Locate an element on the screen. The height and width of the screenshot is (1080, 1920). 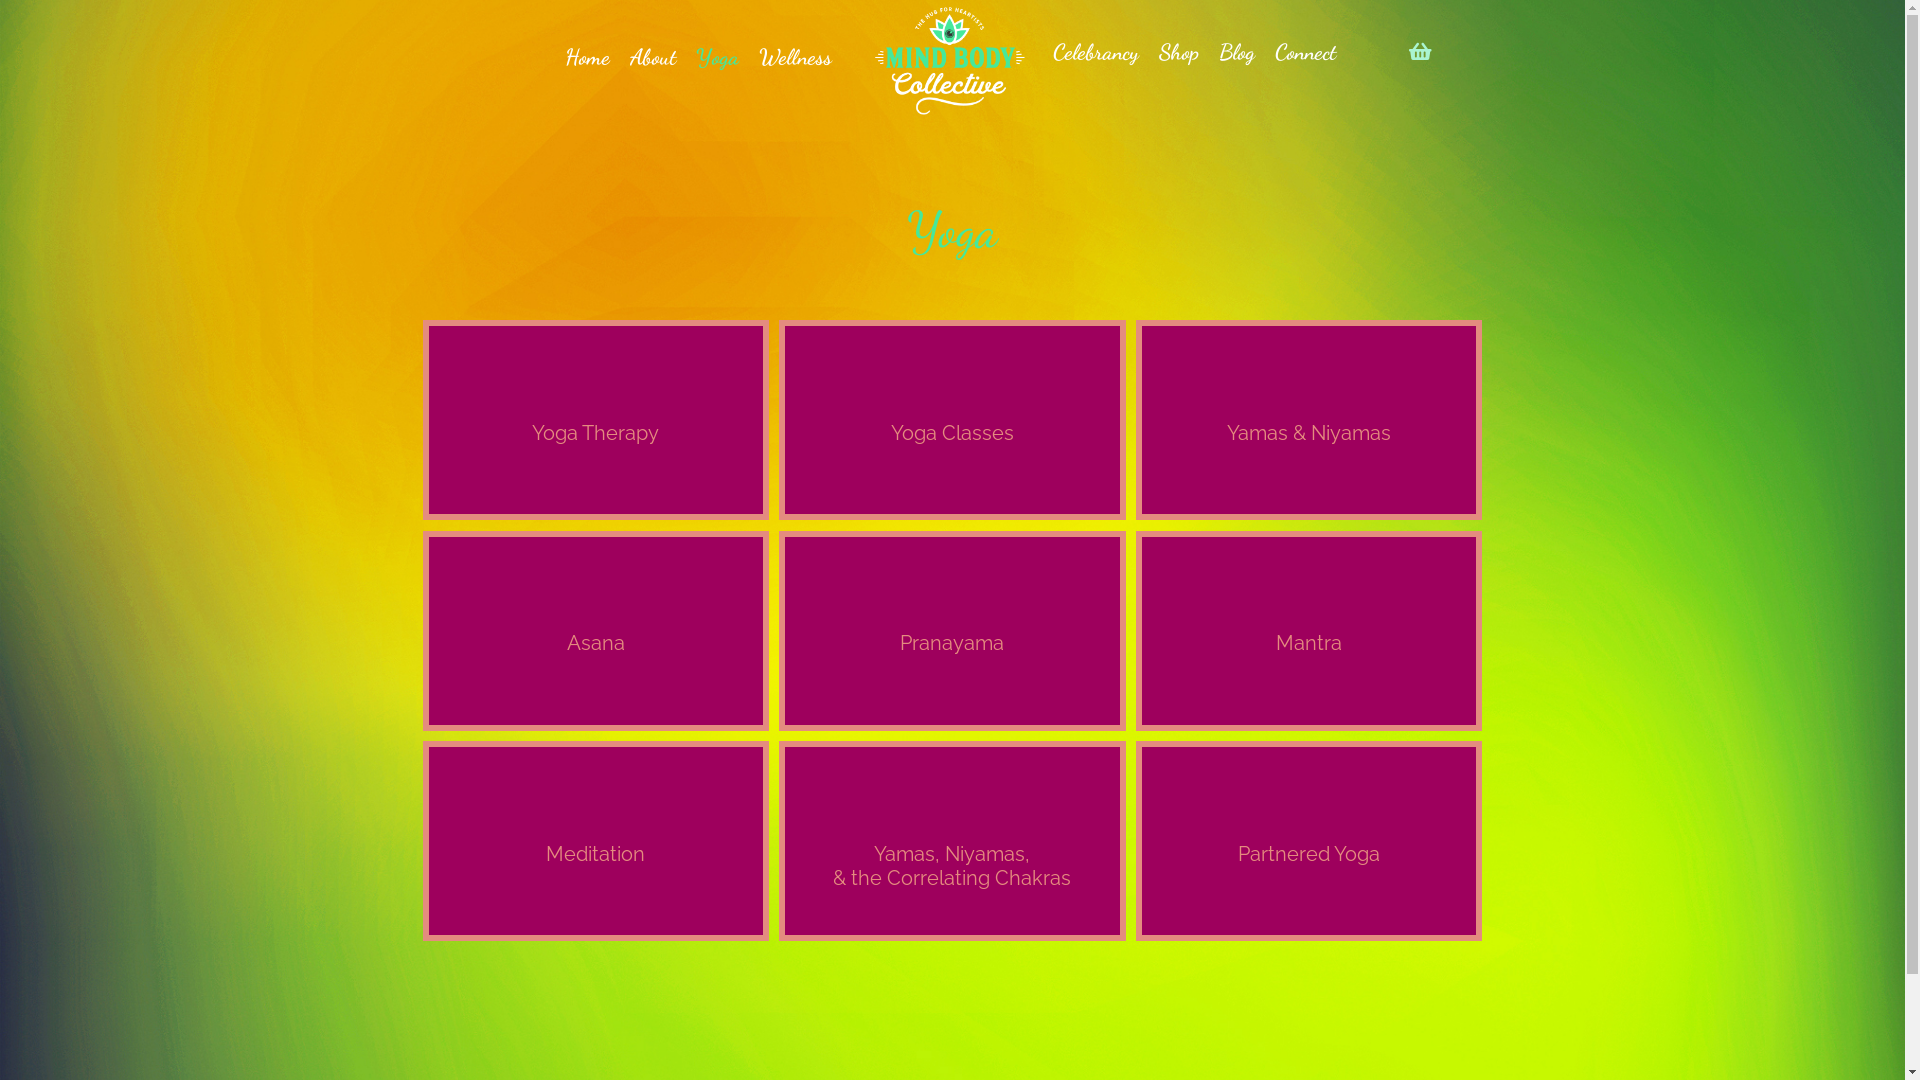
'Blog' is located at coordinates (1236, 52).